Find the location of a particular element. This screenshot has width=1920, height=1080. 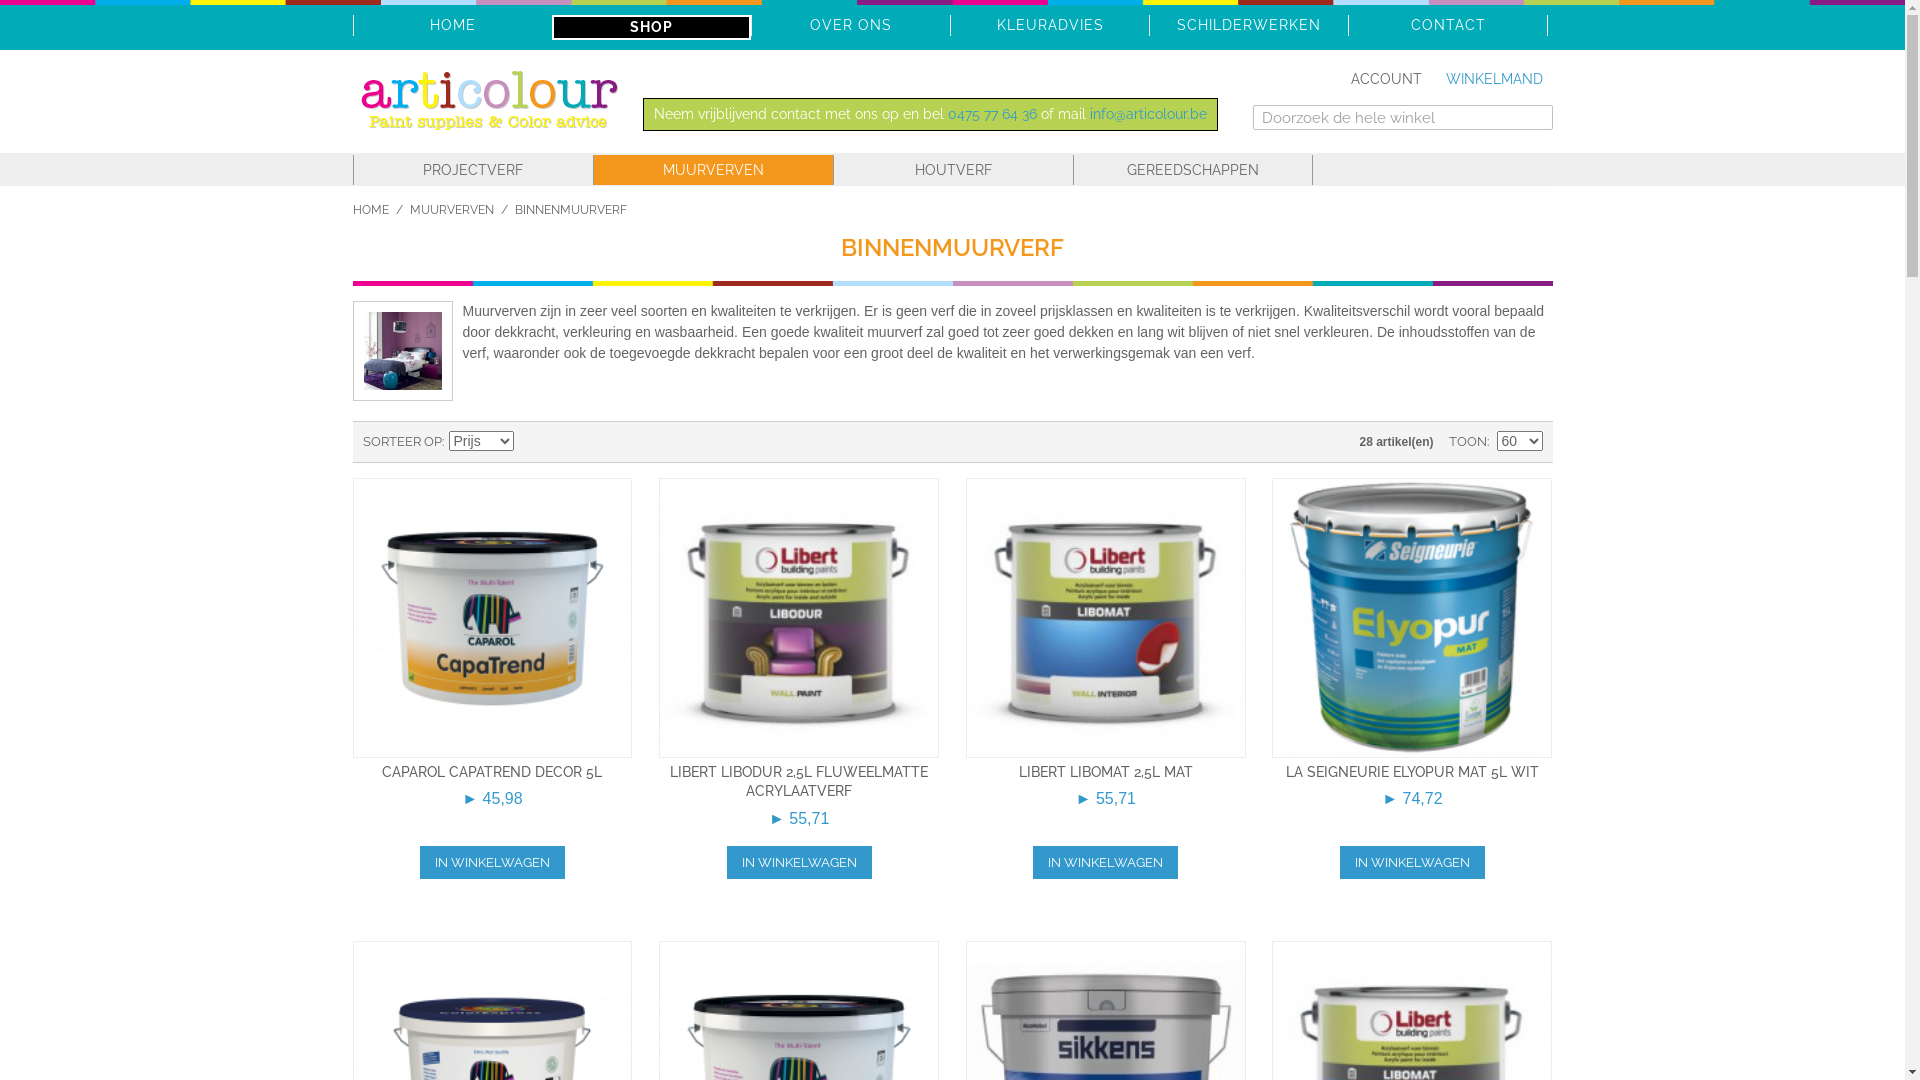

'0475 77 64 36' is located at coordinates (992, 114).